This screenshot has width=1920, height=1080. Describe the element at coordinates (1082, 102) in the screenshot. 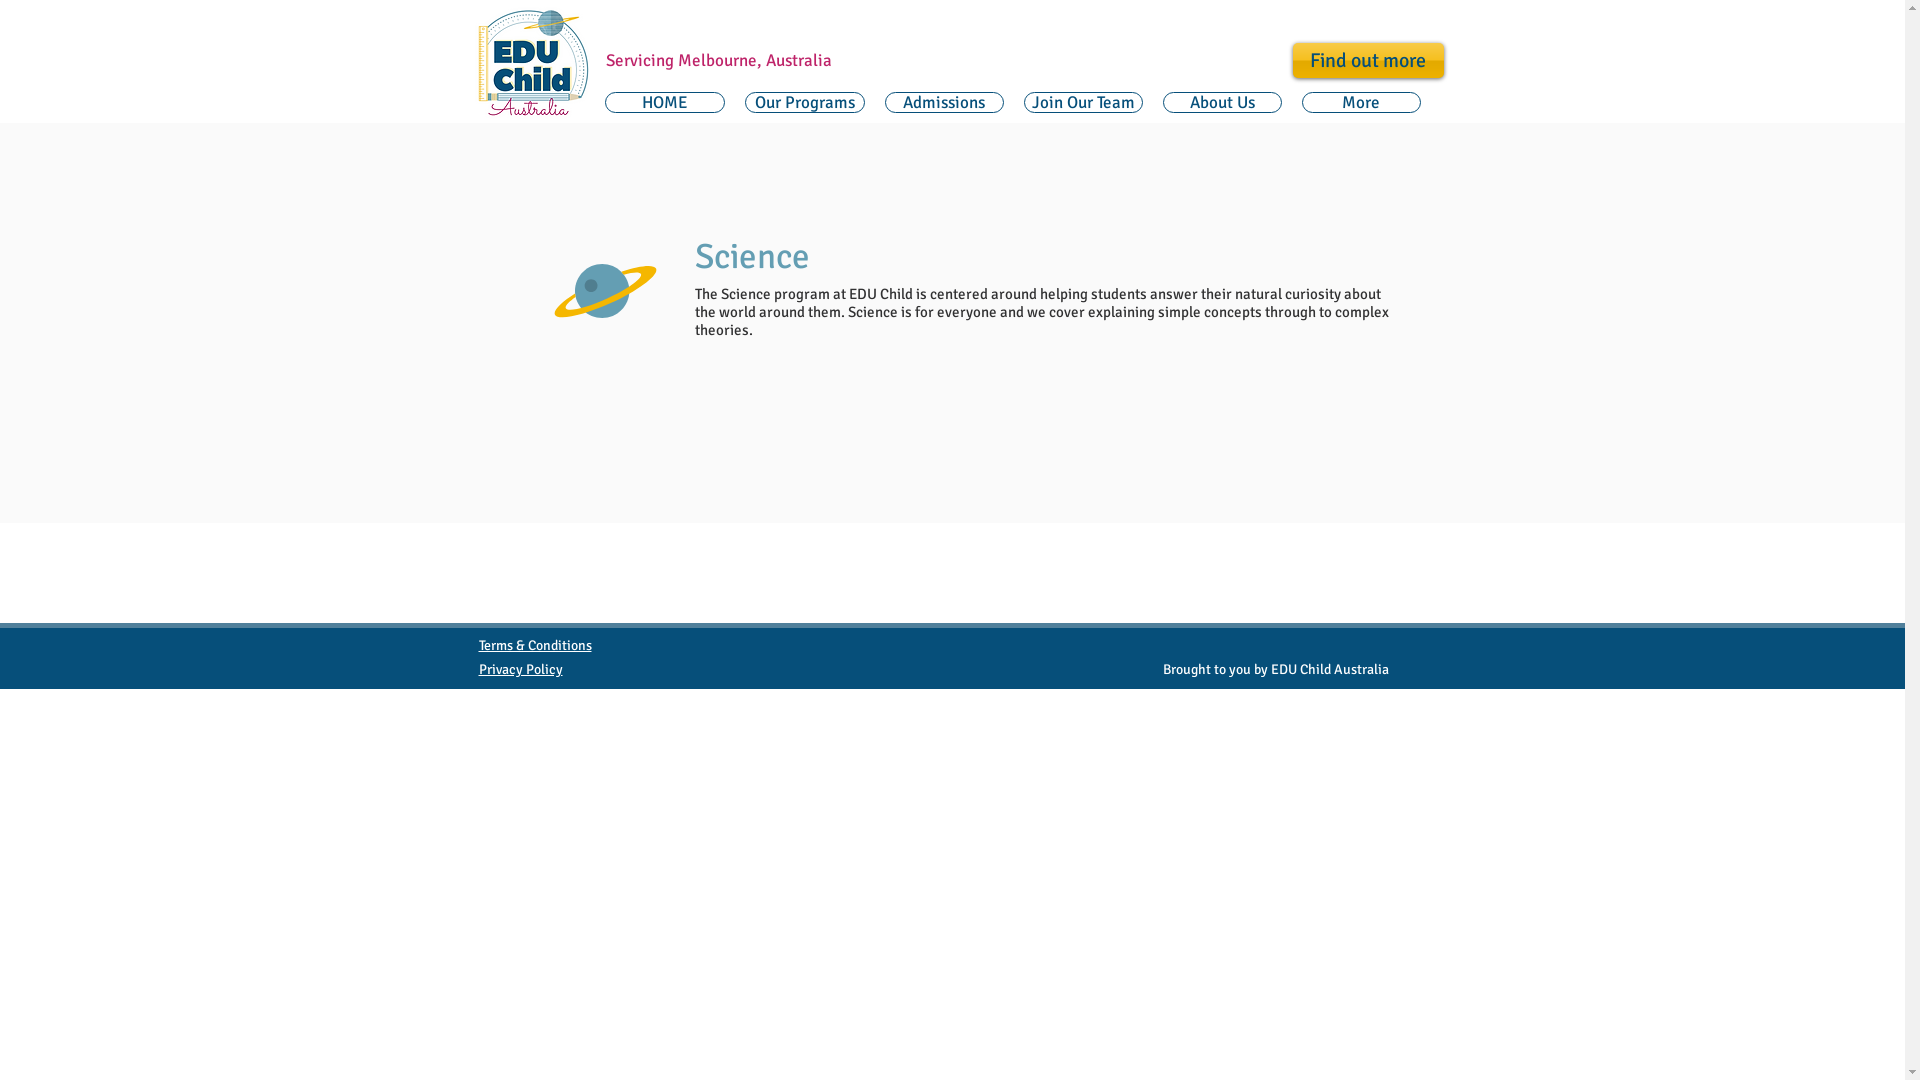

I see `'Join Our Team'` at that location.